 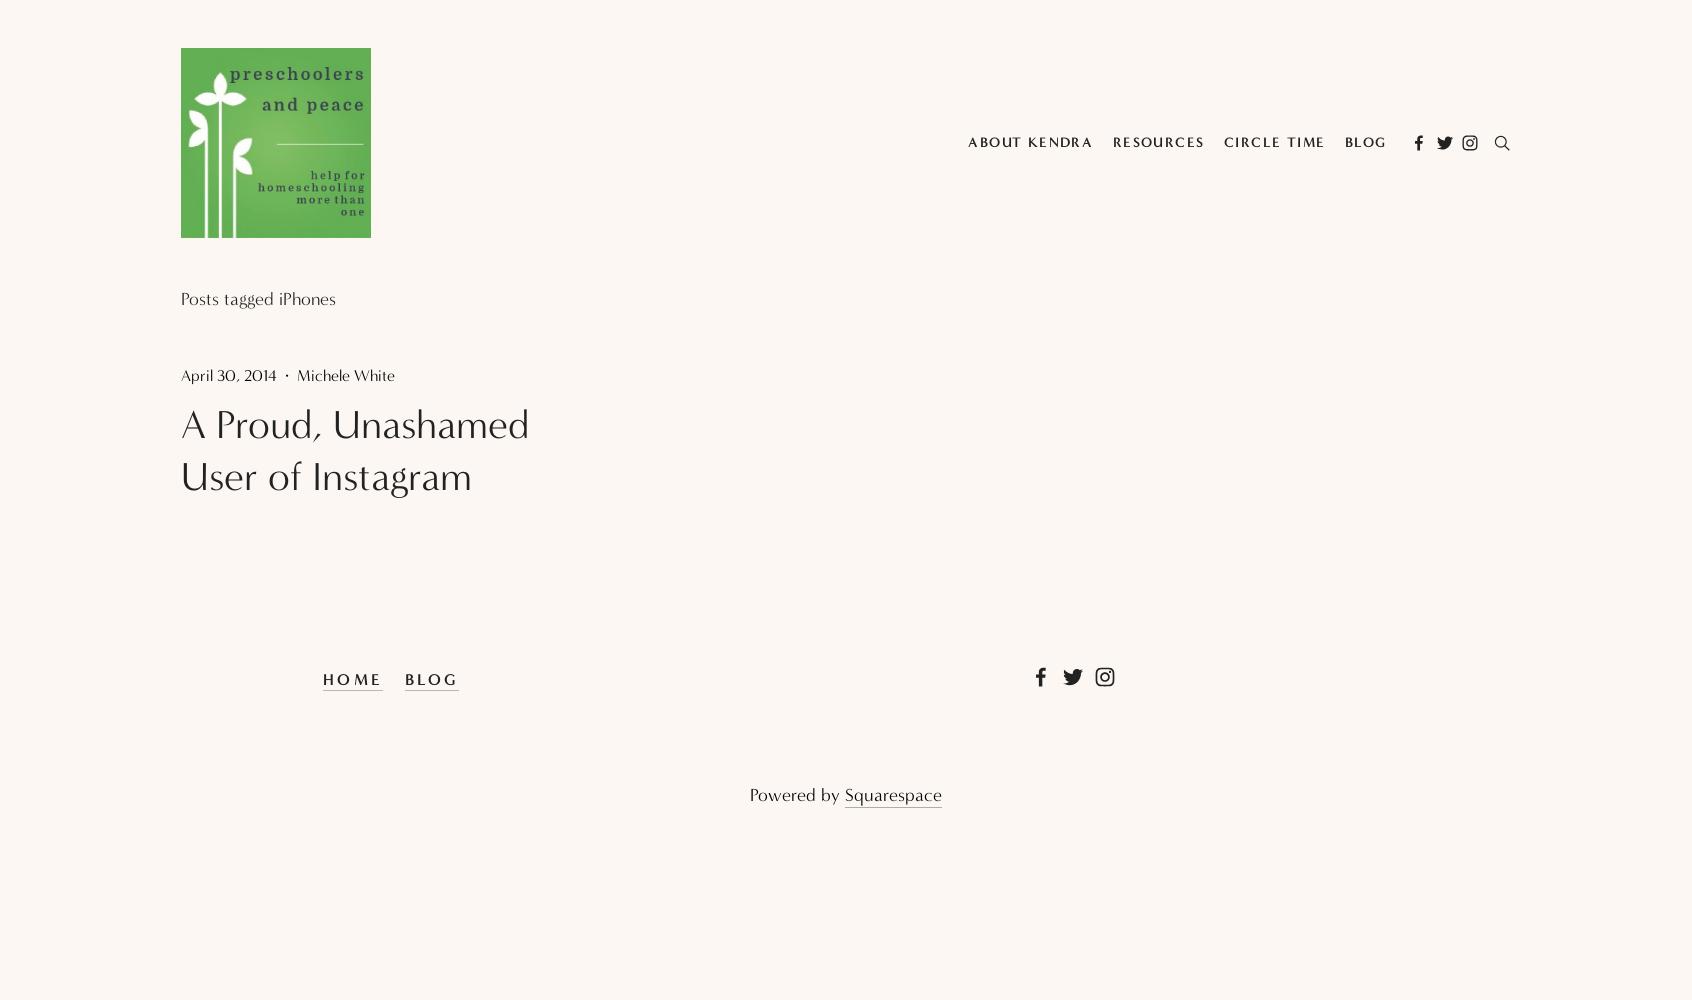 I want to click on 'Powered by', so click(x=797, y=795).